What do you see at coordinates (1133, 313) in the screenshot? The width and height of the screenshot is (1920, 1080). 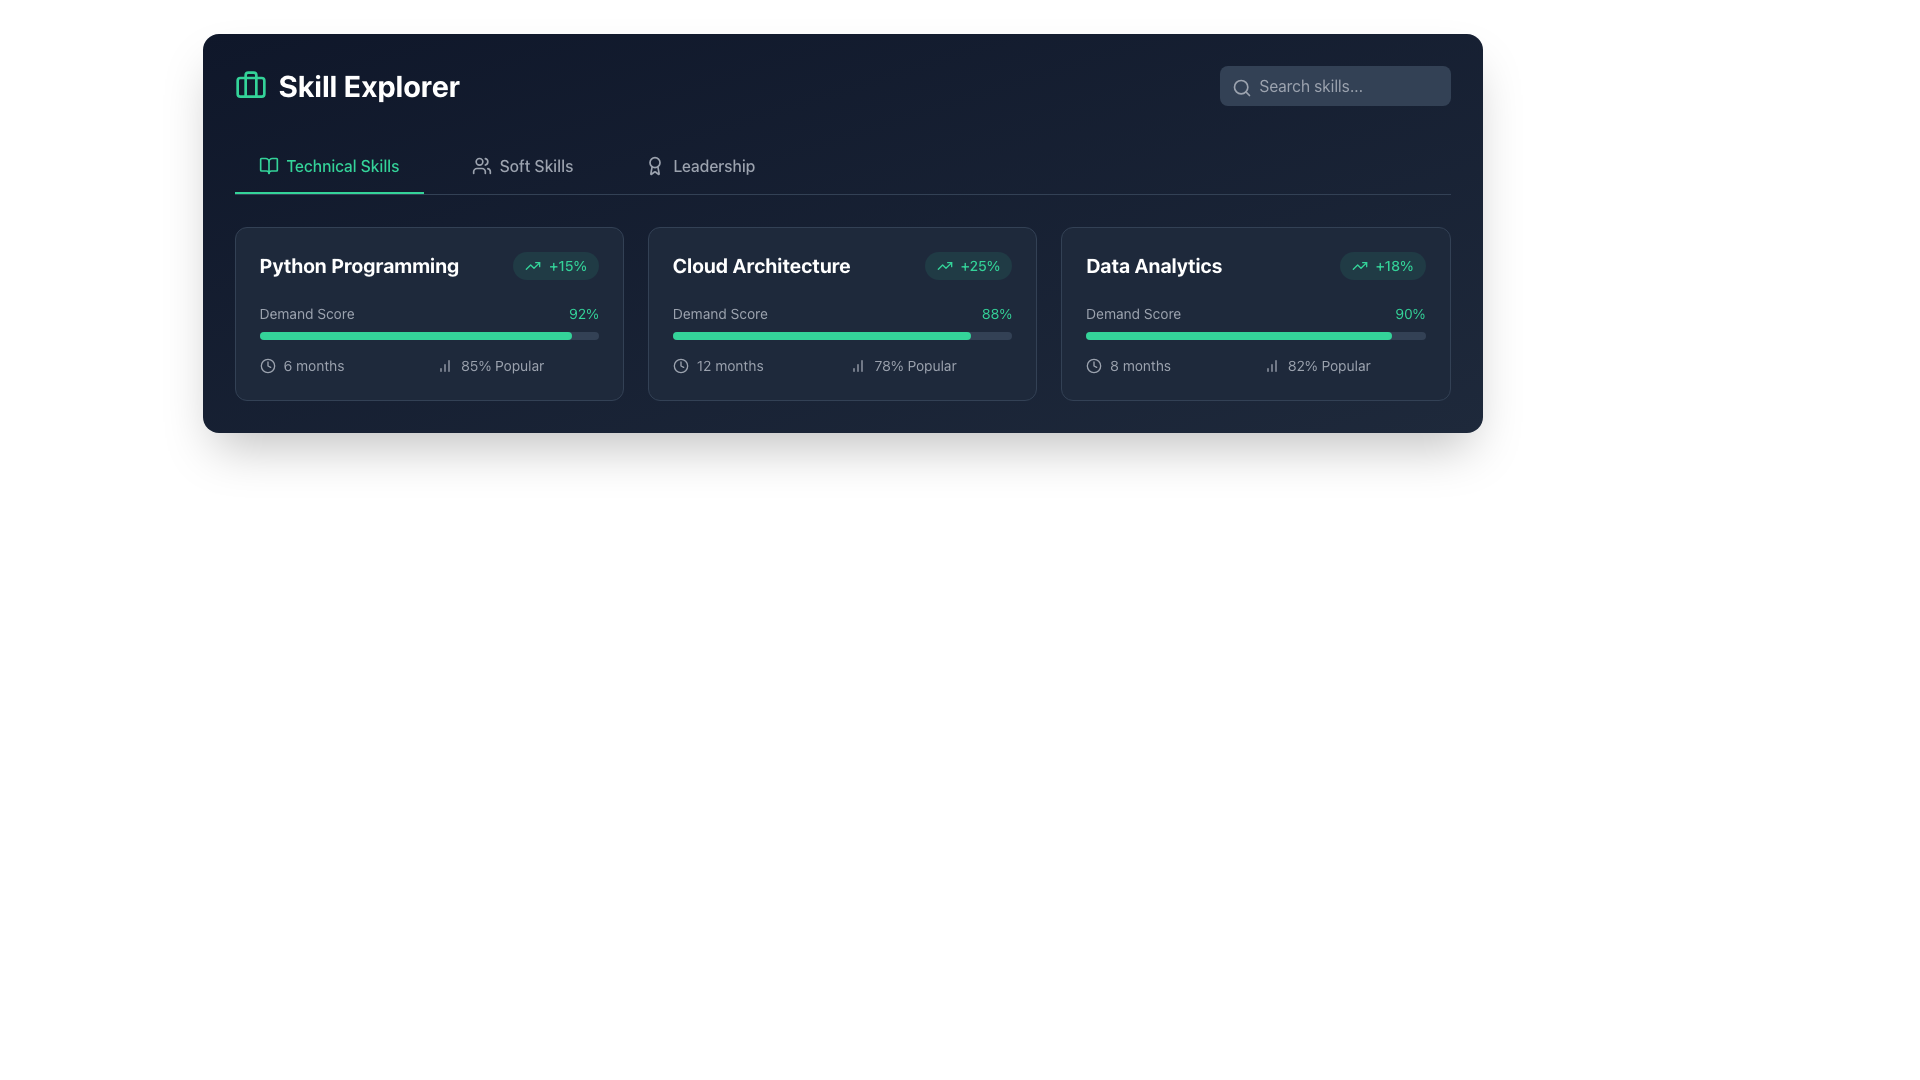 I see `the static text element displaying 'Demand Score' styled in light gray on a dark background, located in the 'Data Analytics' card` at bounding box center [1133, 313].